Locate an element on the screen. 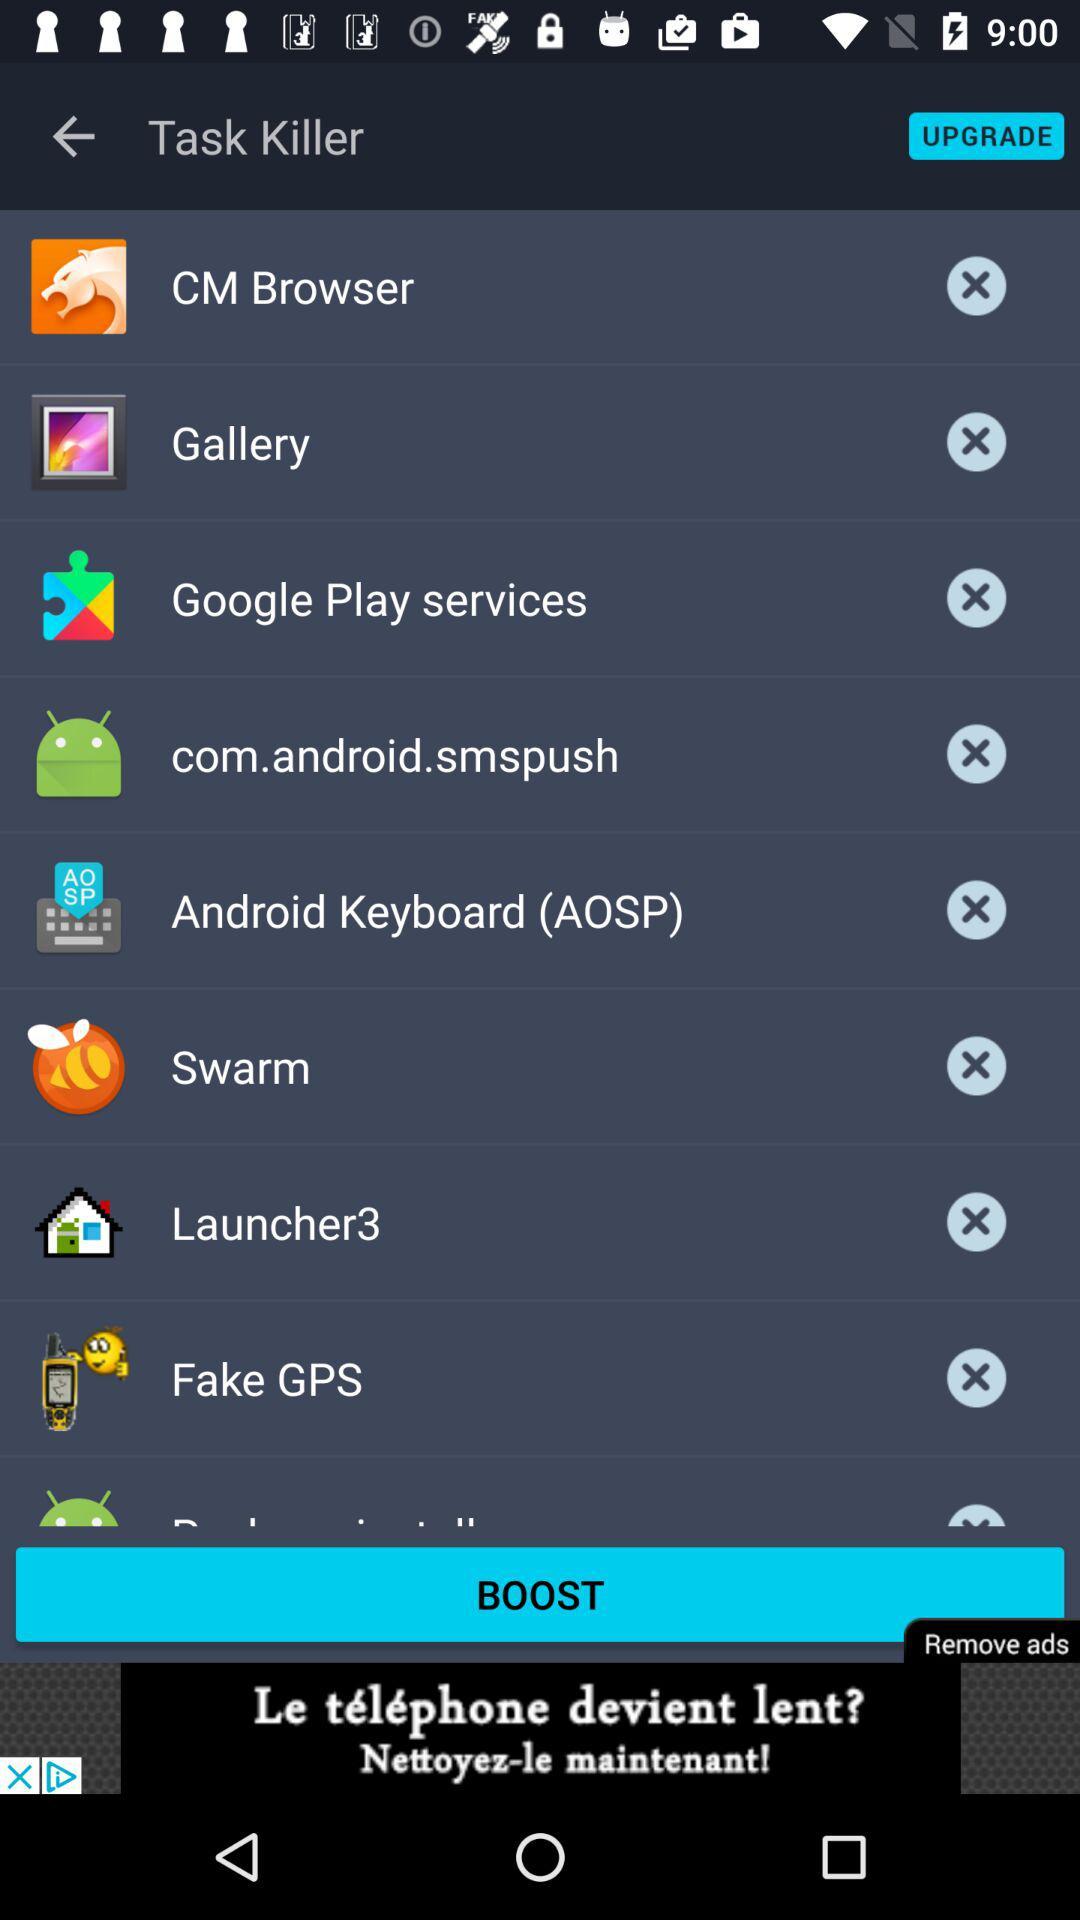 The image size is (1080, 1920). upgrade application is located at coordinates (985, 135).